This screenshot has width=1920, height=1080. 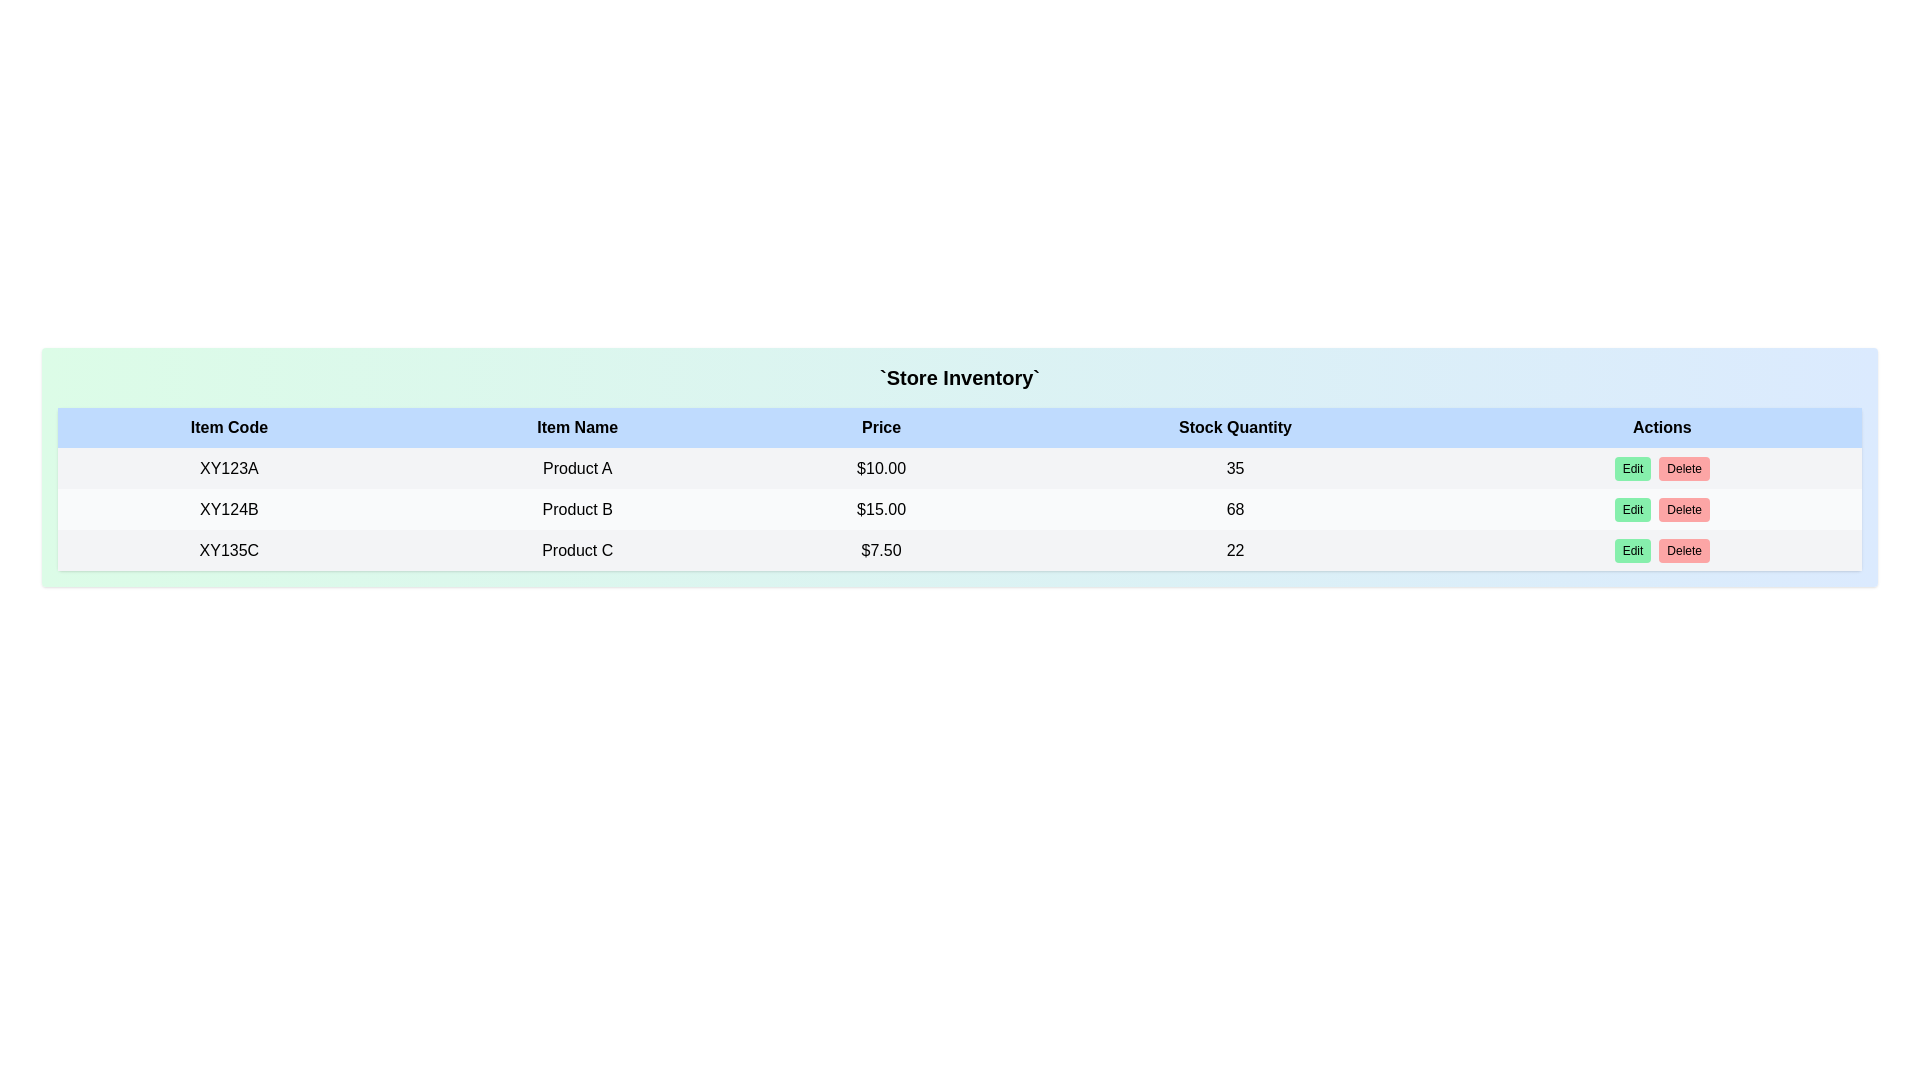 I want to click on the table header labeled 'Actions', which is the last column header in a table with a light blue background and bold black text, so click(x=1662, y=427).